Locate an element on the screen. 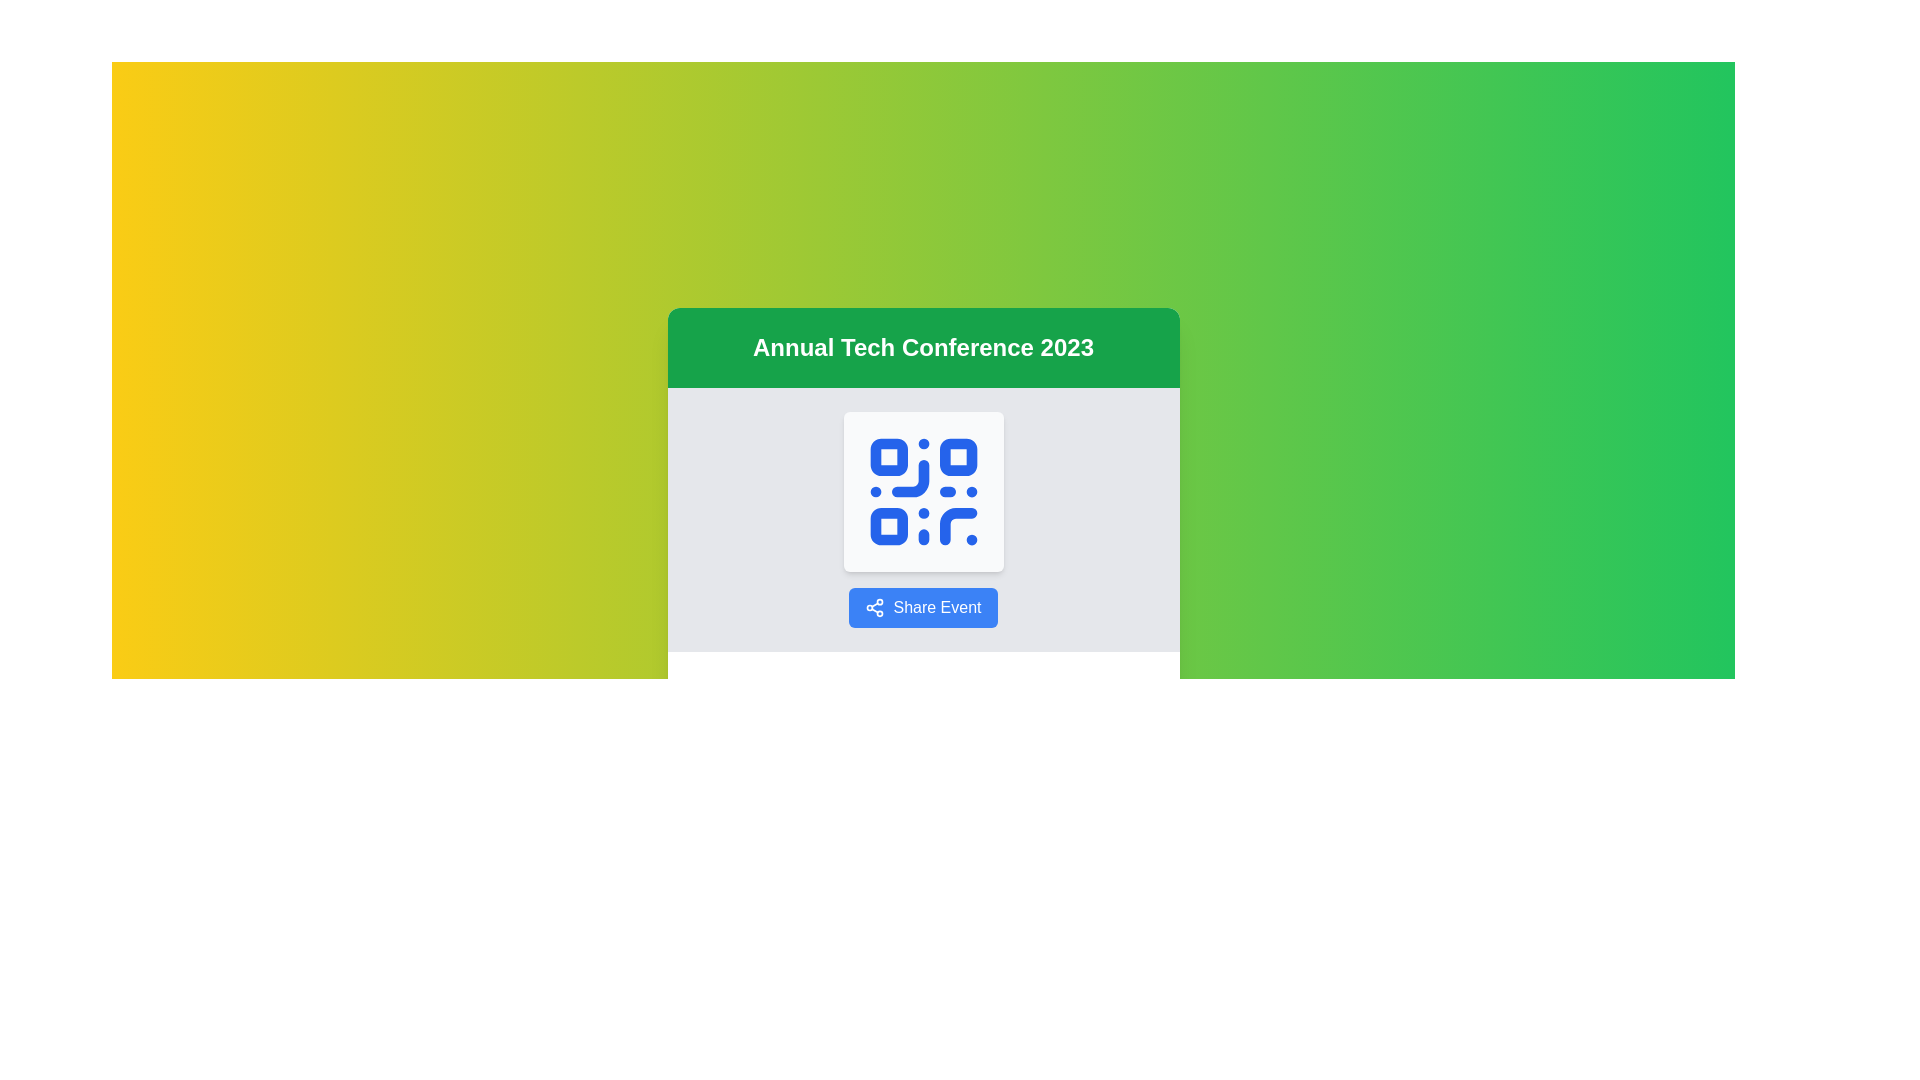 The width and height of the screenshot is (1920, 1080). the top-left rounded rectangle of the QR code graphic, which is positioned below the title 'Annual Tech Conference 2023' and above the 'Share Event' button is located at coordinates (887, 457).